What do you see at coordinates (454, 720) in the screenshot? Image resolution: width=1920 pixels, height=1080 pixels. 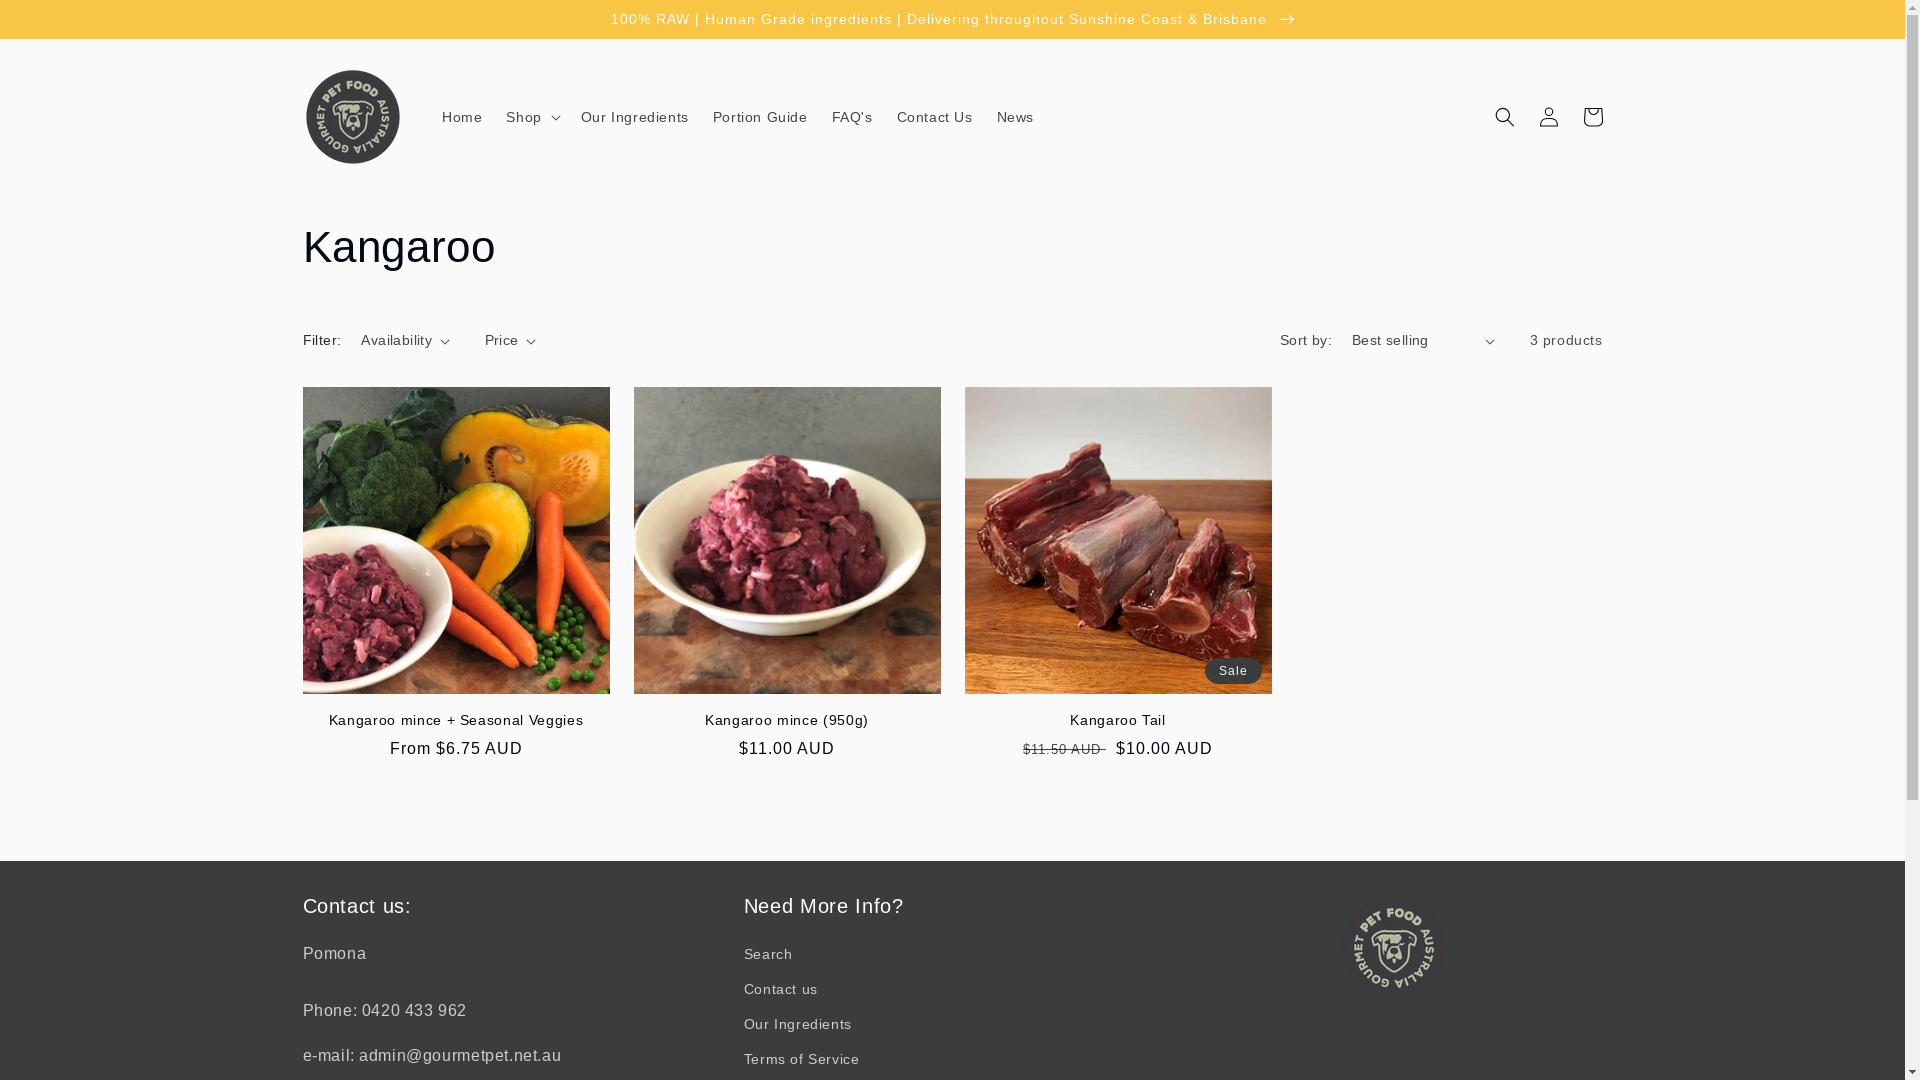 I see `'Kangaroo mince + Seasonal Veggies'` at bounding box center [454, 720].